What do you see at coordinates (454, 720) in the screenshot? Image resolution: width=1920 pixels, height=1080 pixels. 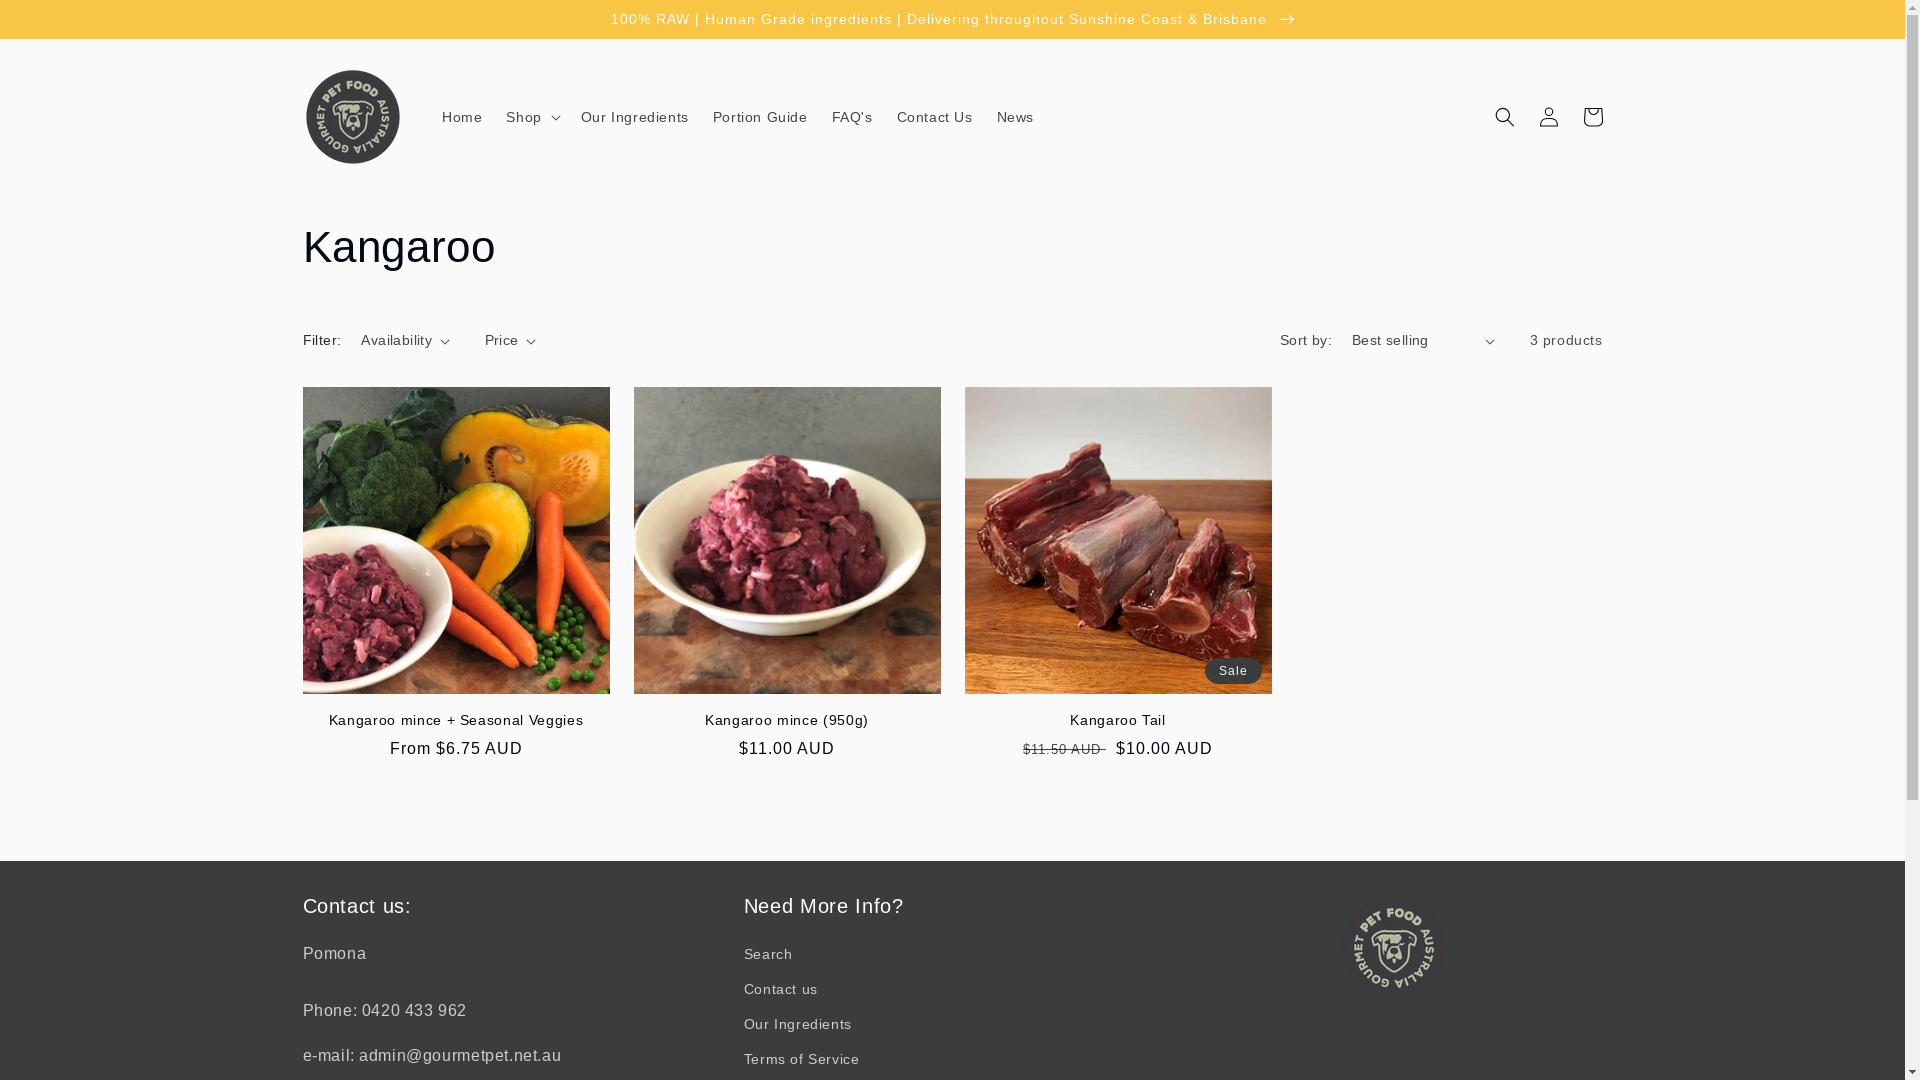 I see `'Kangaroo mince + Seasonal Veggies'` at bounding box center [454, 720].